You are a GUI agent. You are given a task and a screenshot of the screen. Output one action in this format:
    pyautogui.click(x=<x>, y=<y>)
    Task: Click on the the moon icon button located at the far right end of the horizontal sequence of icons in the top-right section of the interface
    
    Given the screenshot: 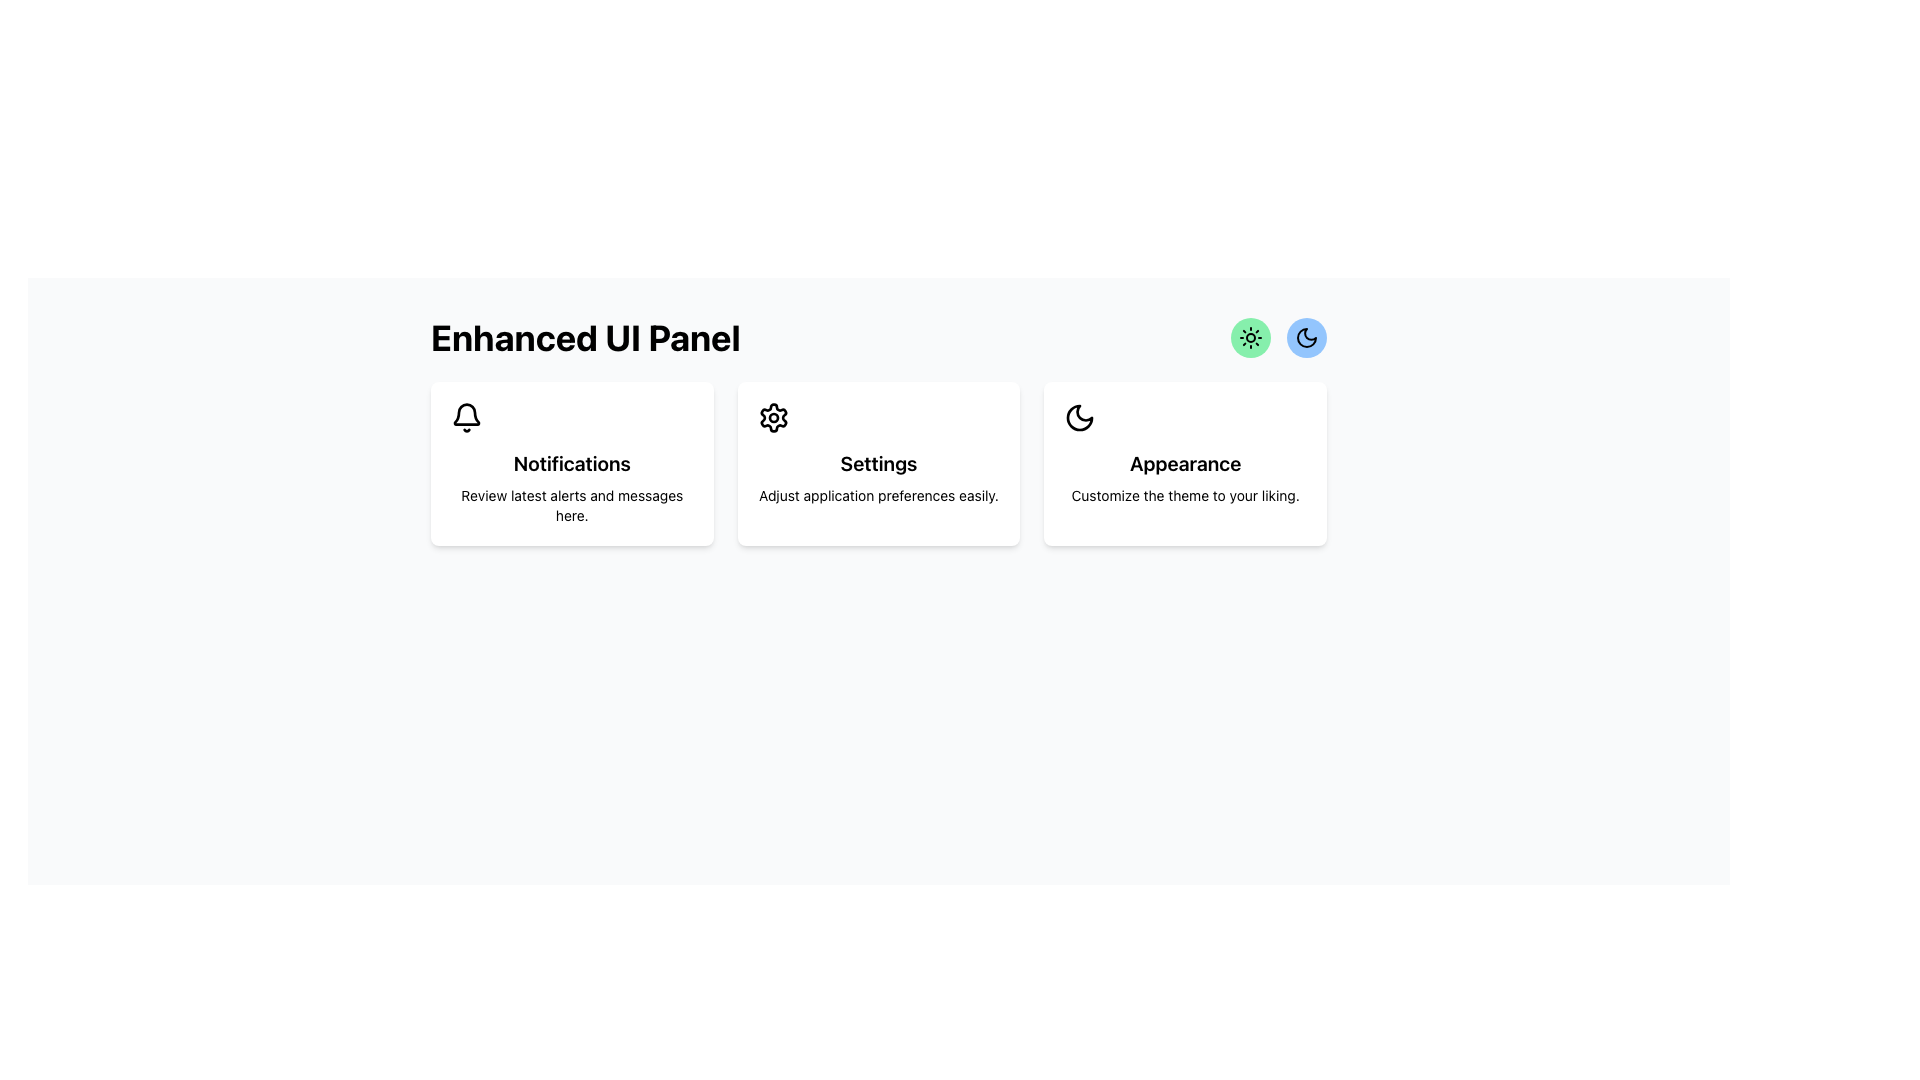 What is the action you would take?
    pyautogui.click(x=1306, y=337)
    